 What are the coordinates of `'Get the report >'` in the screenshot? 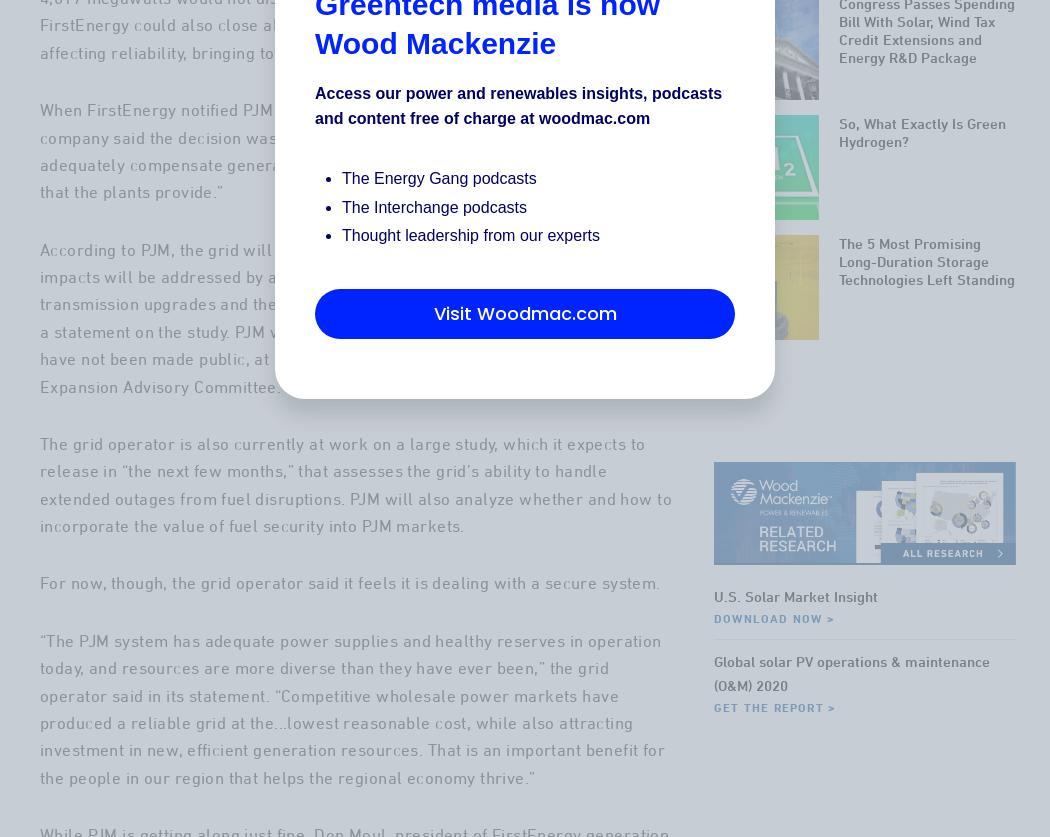 It's located at (775, 786).